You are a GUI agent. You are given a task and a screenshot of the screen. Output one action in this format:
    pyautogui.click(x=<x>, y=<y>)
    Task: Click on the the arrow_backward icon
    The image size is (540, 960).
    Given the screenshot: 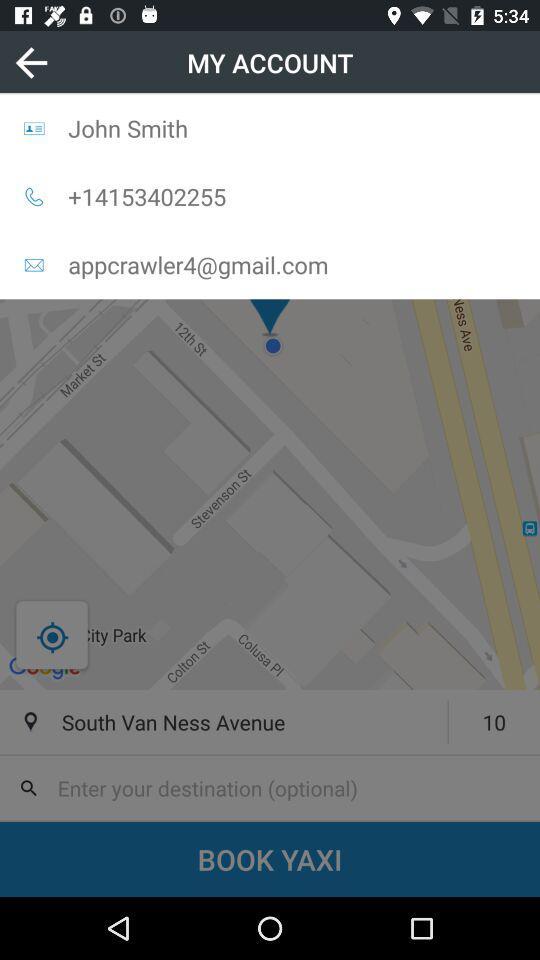 What is the action you would take?
    pyautogui.click(x=30, y=62)
    